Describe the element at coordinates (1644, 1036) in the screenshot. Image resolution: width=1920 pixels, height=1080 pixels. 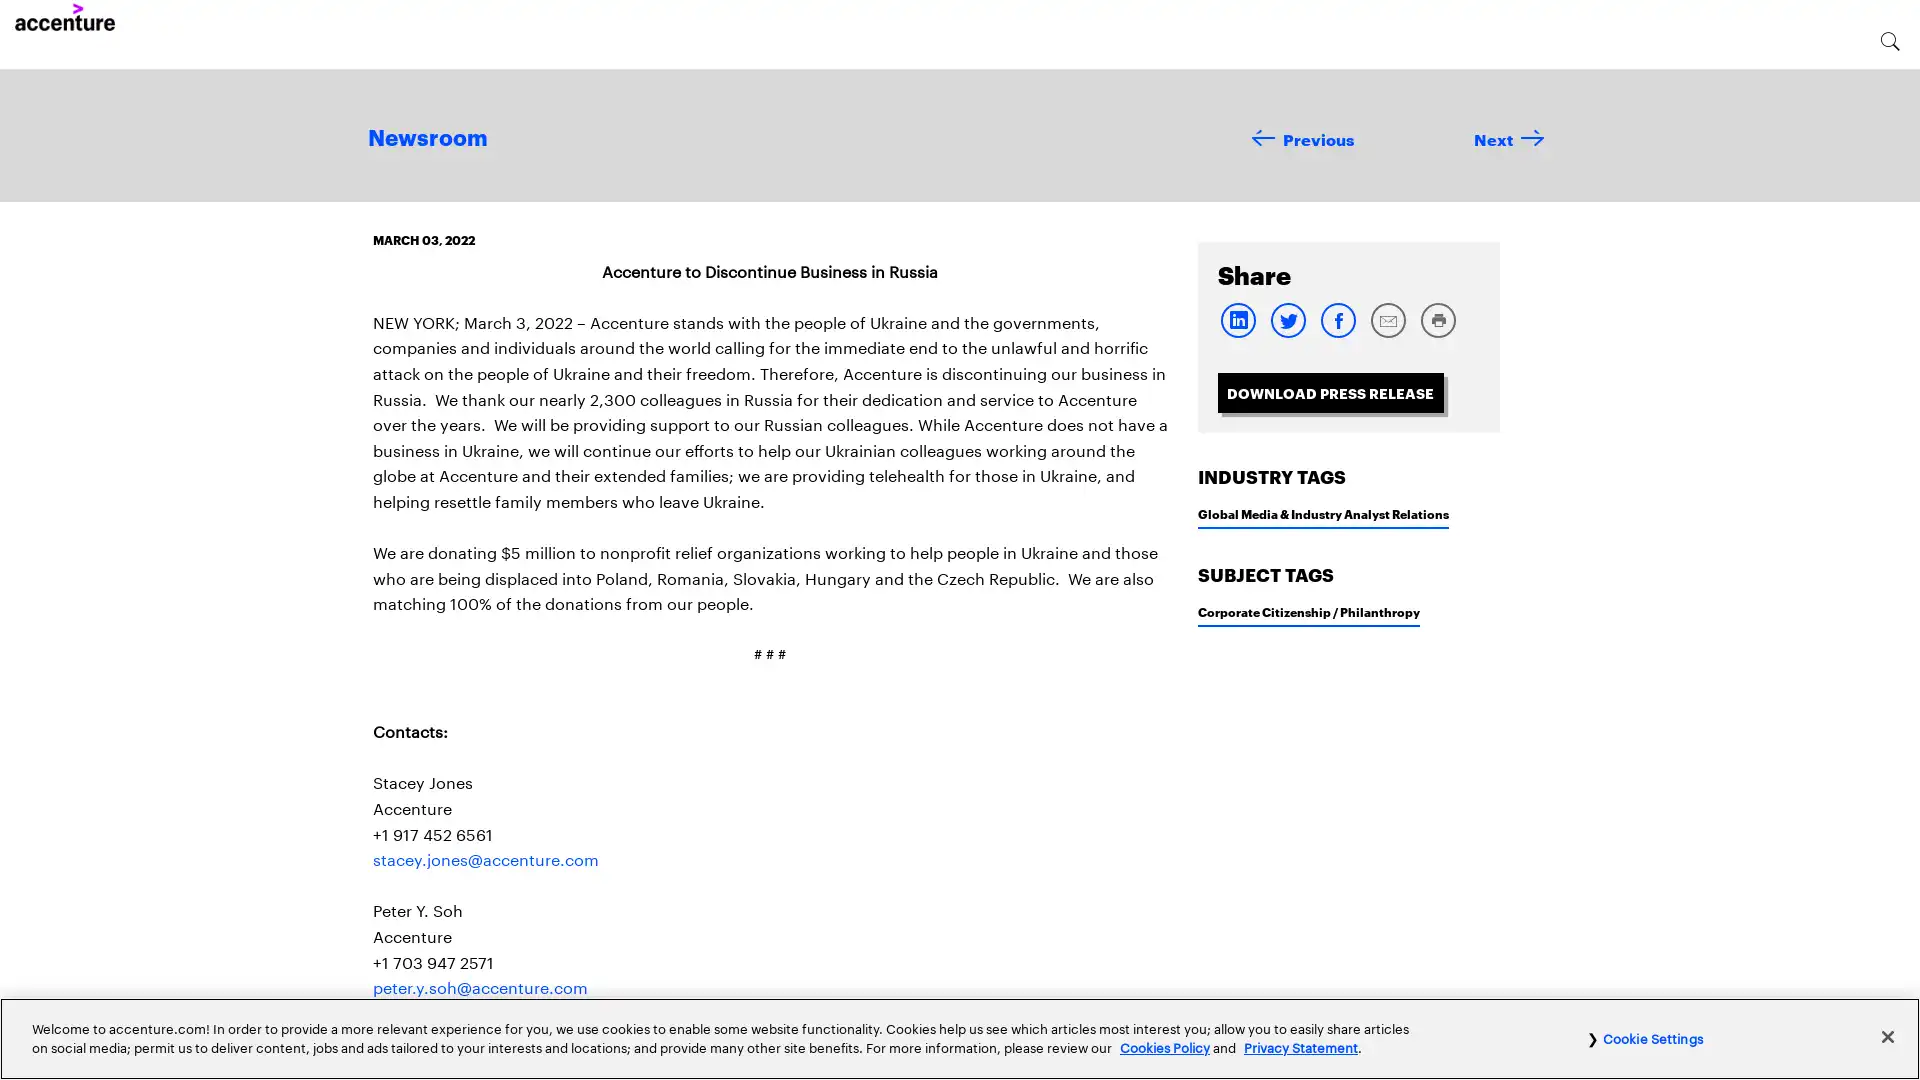
I see `Cookie Settings` at that location.